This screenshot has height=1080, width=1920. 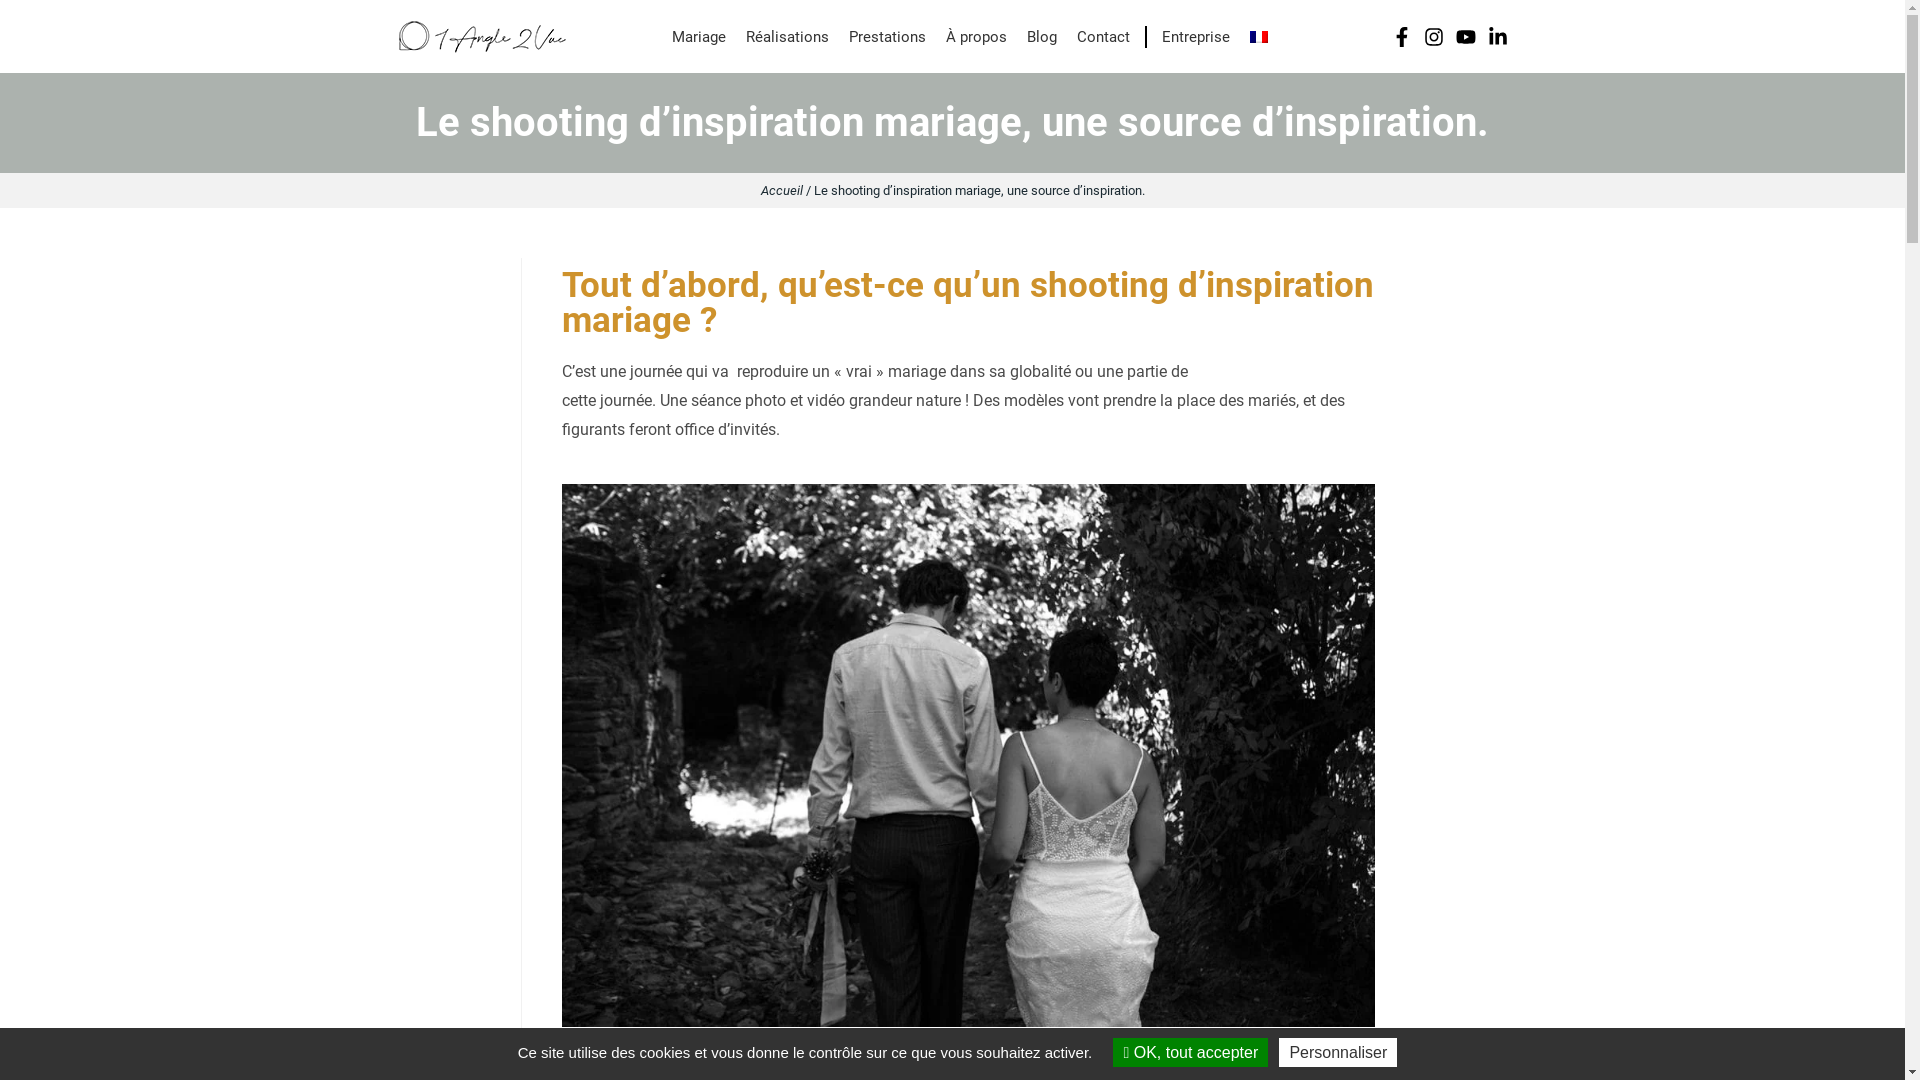 I want to click on 'Personnaliser', so click(x=1338, y=1051).